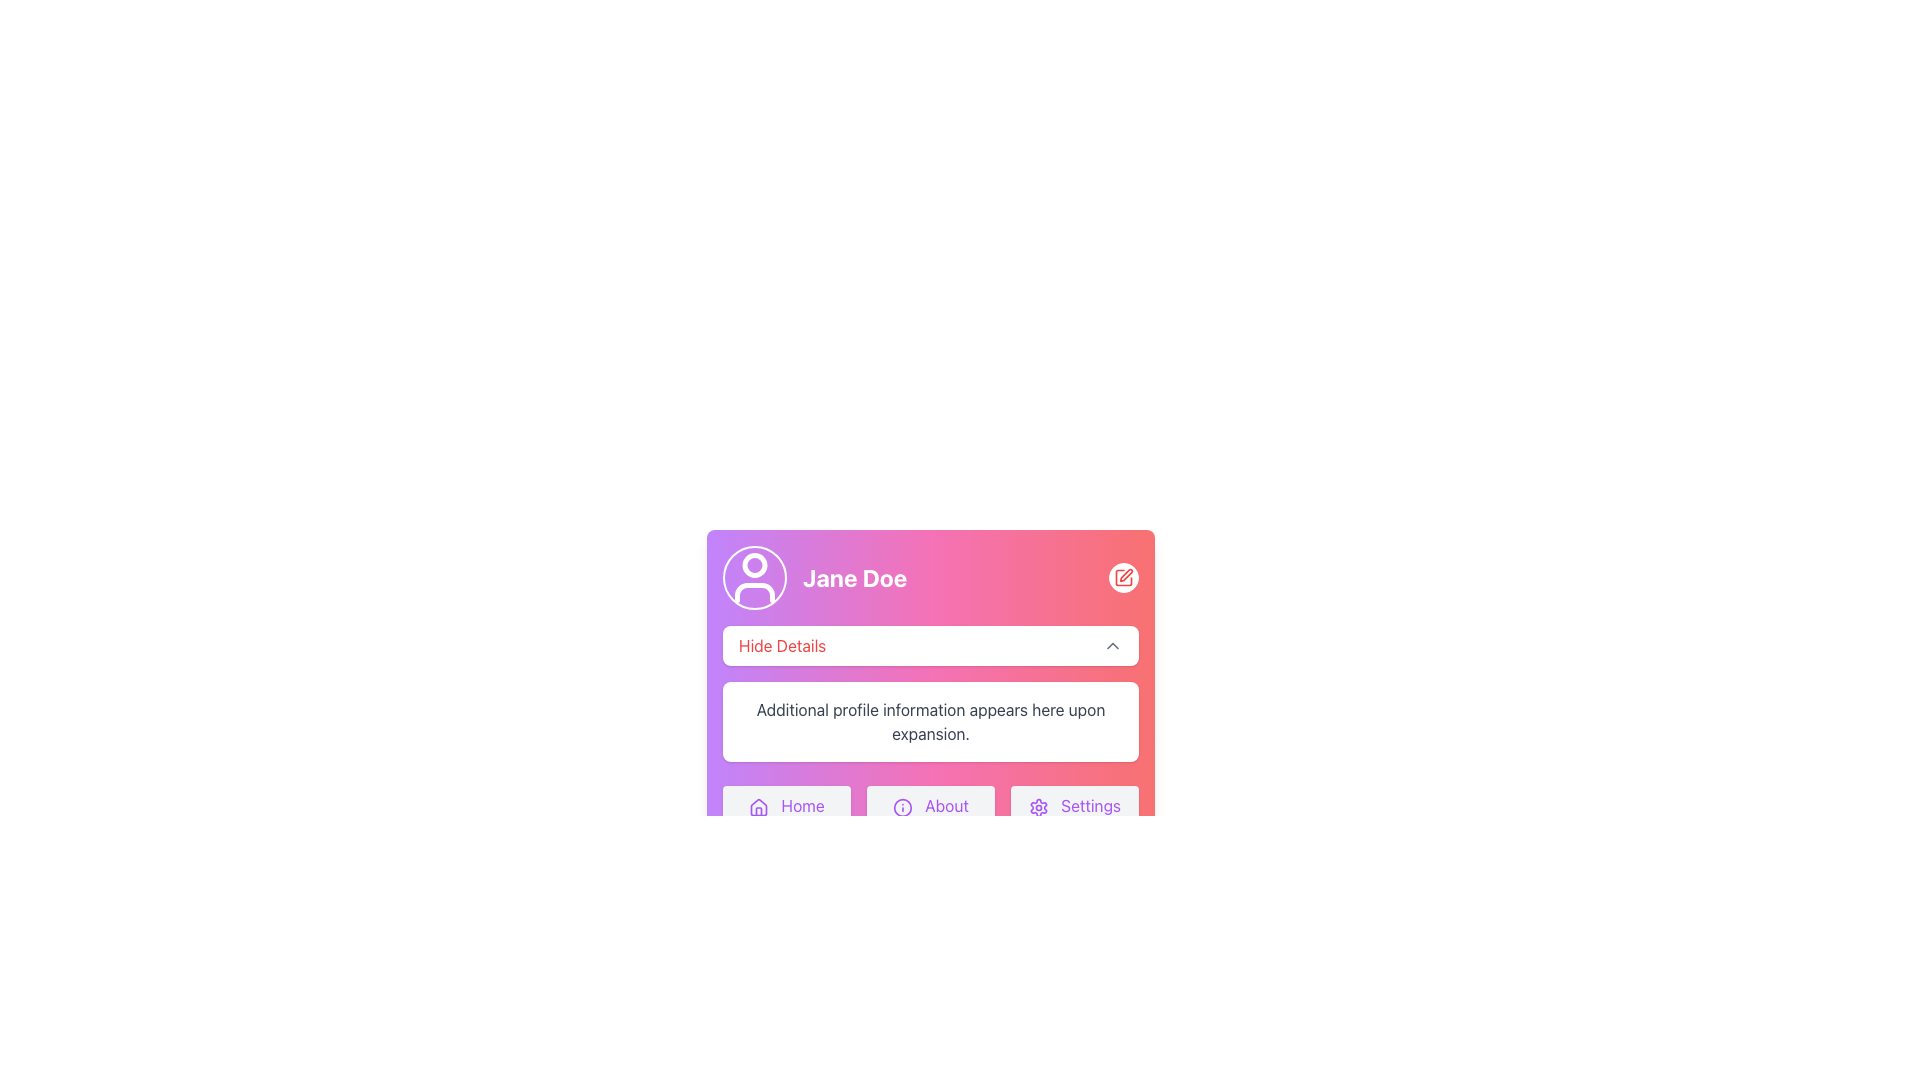 This screenshot has height=1080, width=1920. Describe the element at coordinates (1038, 806) in the screenshot. I see `the settings icon button located in the bottom navigation bar, which is the rightmost icon adjacent to the 'Settings' text label` at that location.